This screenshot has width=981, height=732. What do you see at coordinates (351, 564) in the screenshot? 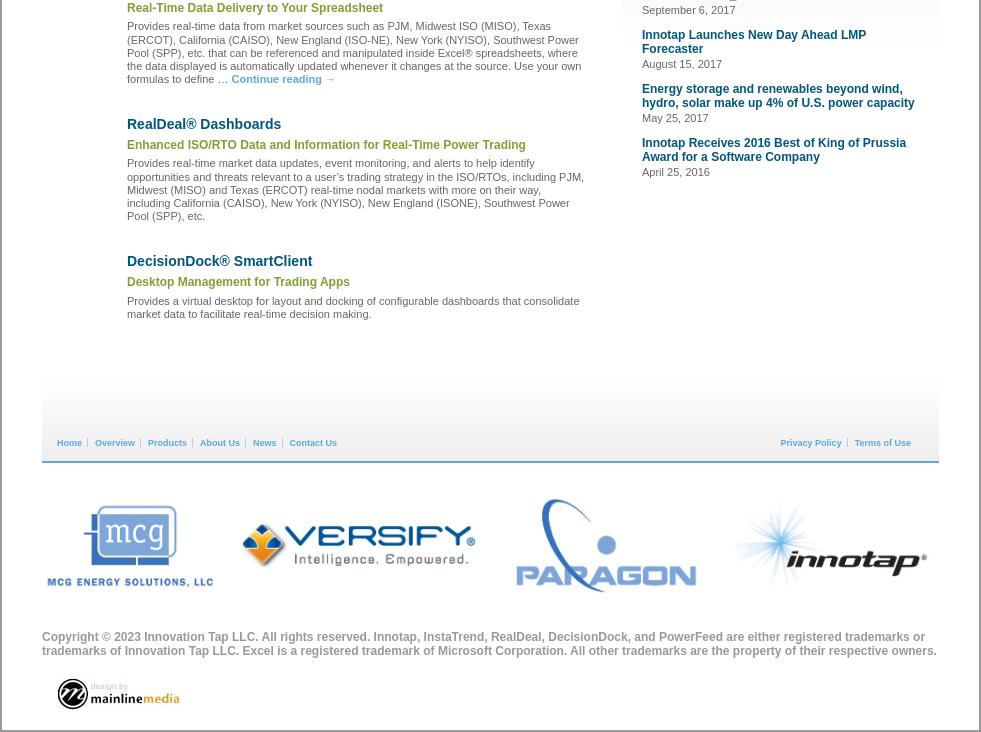
I see `'NERC assessment highlights potential electricity reliability concern for central U.S.'` at bounding box center [351, 564].